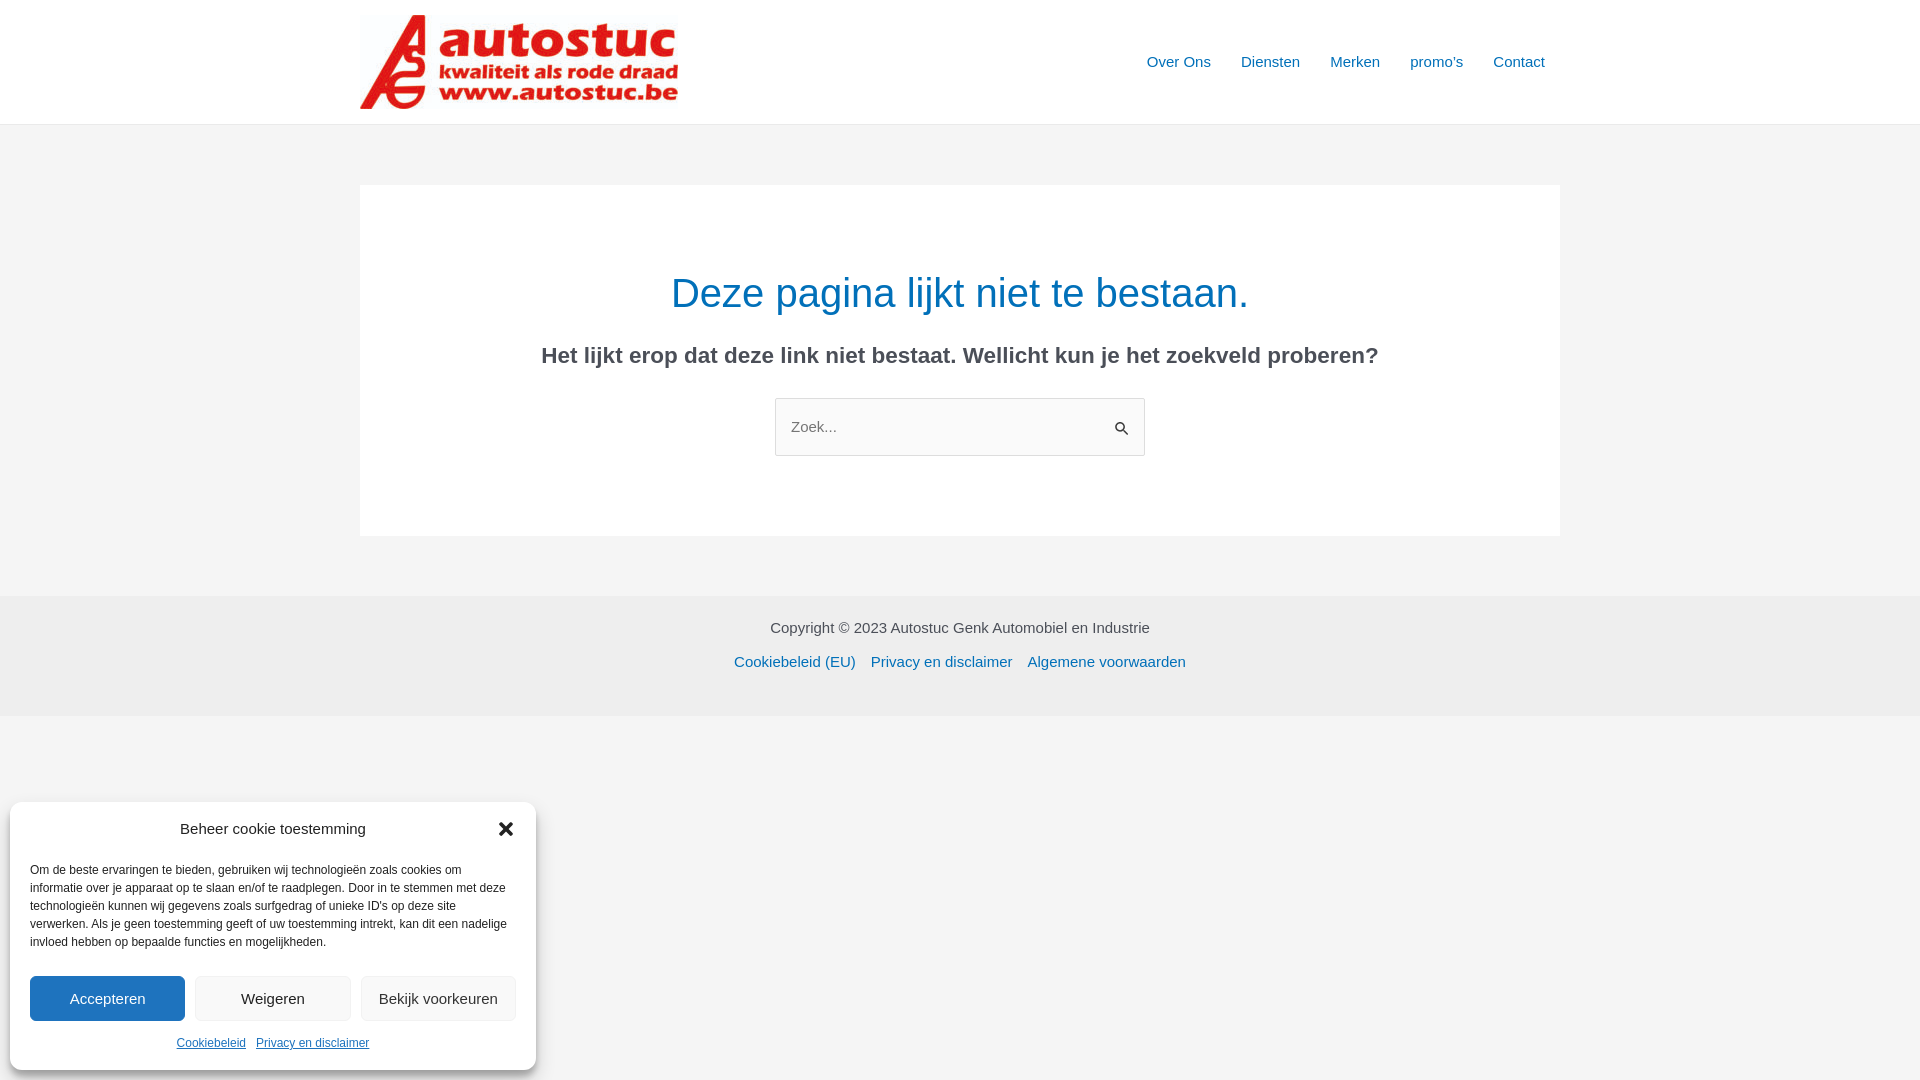 Image resolution: width=1920 pixels, height=1080 pixels. I want to click on 'Contact', so click(1518, 60).